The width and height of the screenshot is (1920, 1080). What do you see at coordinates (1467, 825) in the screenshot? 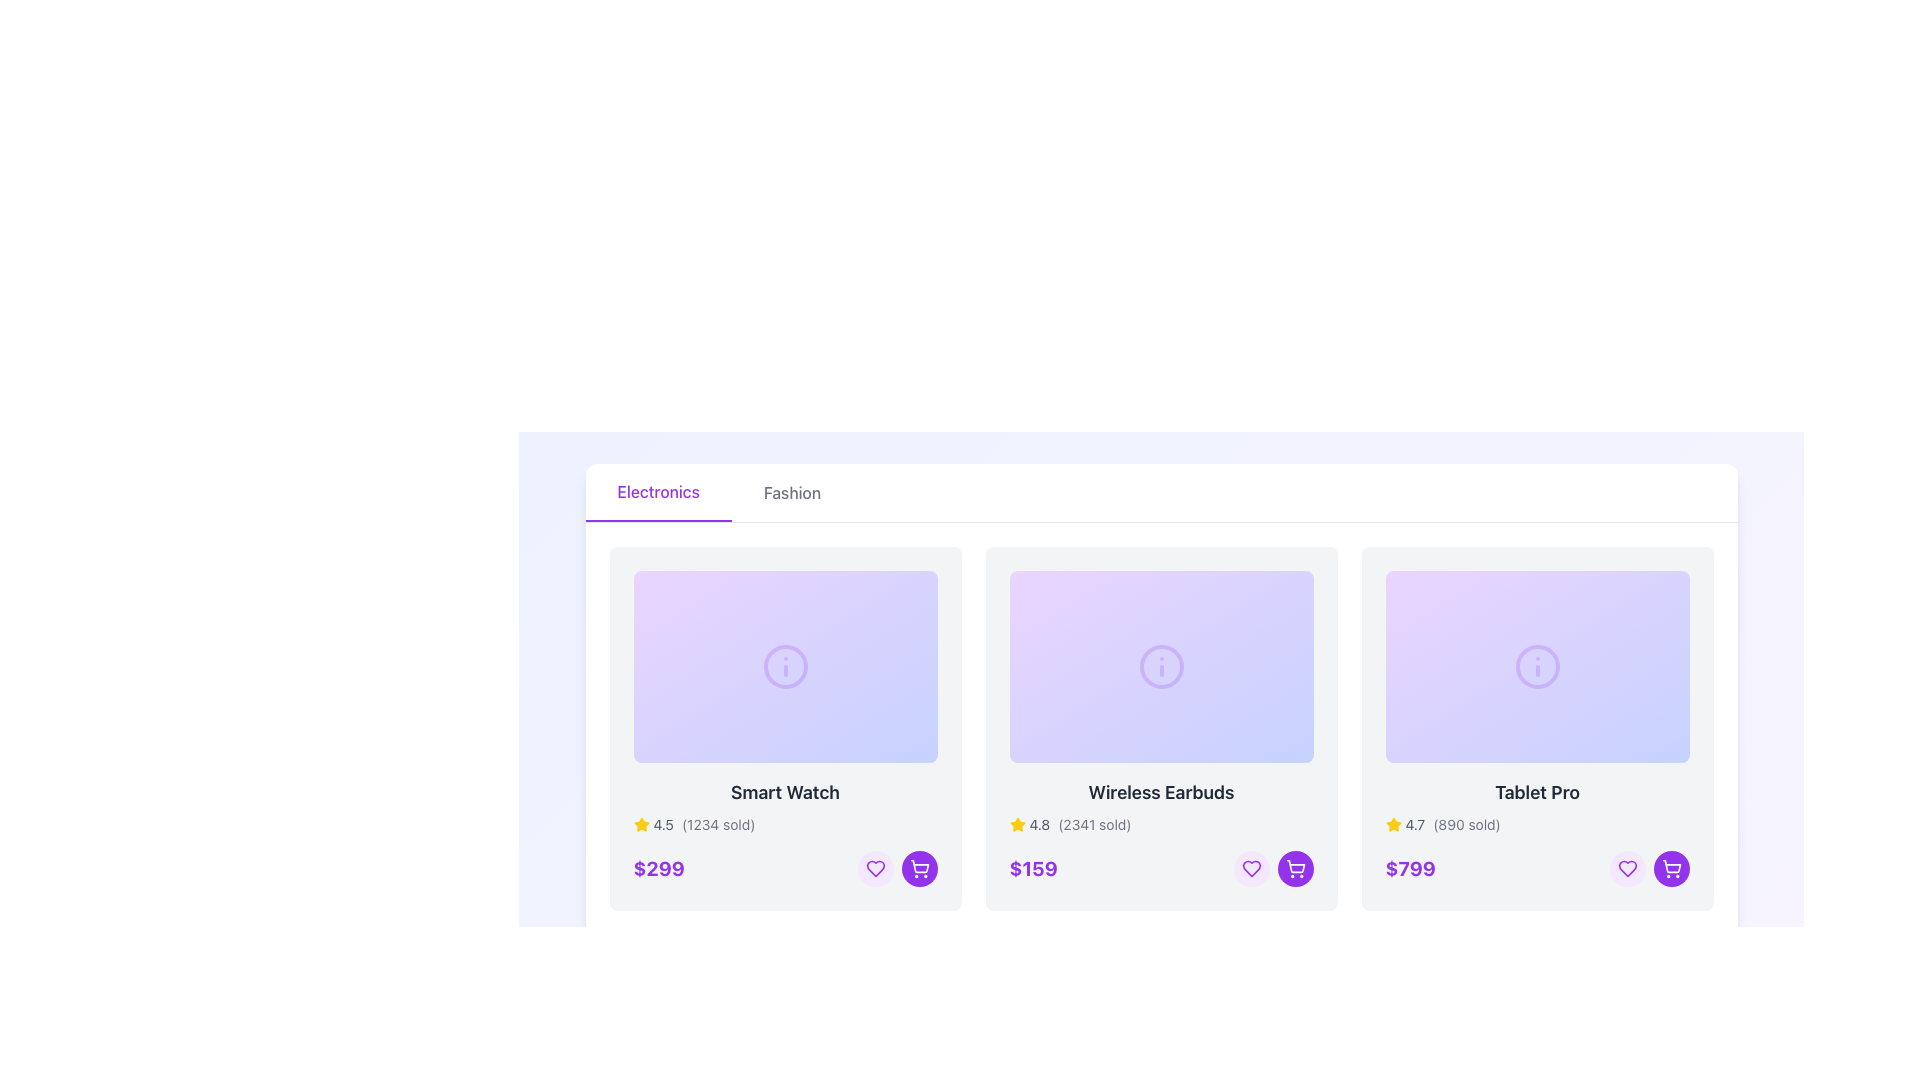
I see `the informational label displaying the number of units sold for the product 'Tablet Pro', which is positioned to the right of the '4.7' rating text` at bounding box center [1467, 825].